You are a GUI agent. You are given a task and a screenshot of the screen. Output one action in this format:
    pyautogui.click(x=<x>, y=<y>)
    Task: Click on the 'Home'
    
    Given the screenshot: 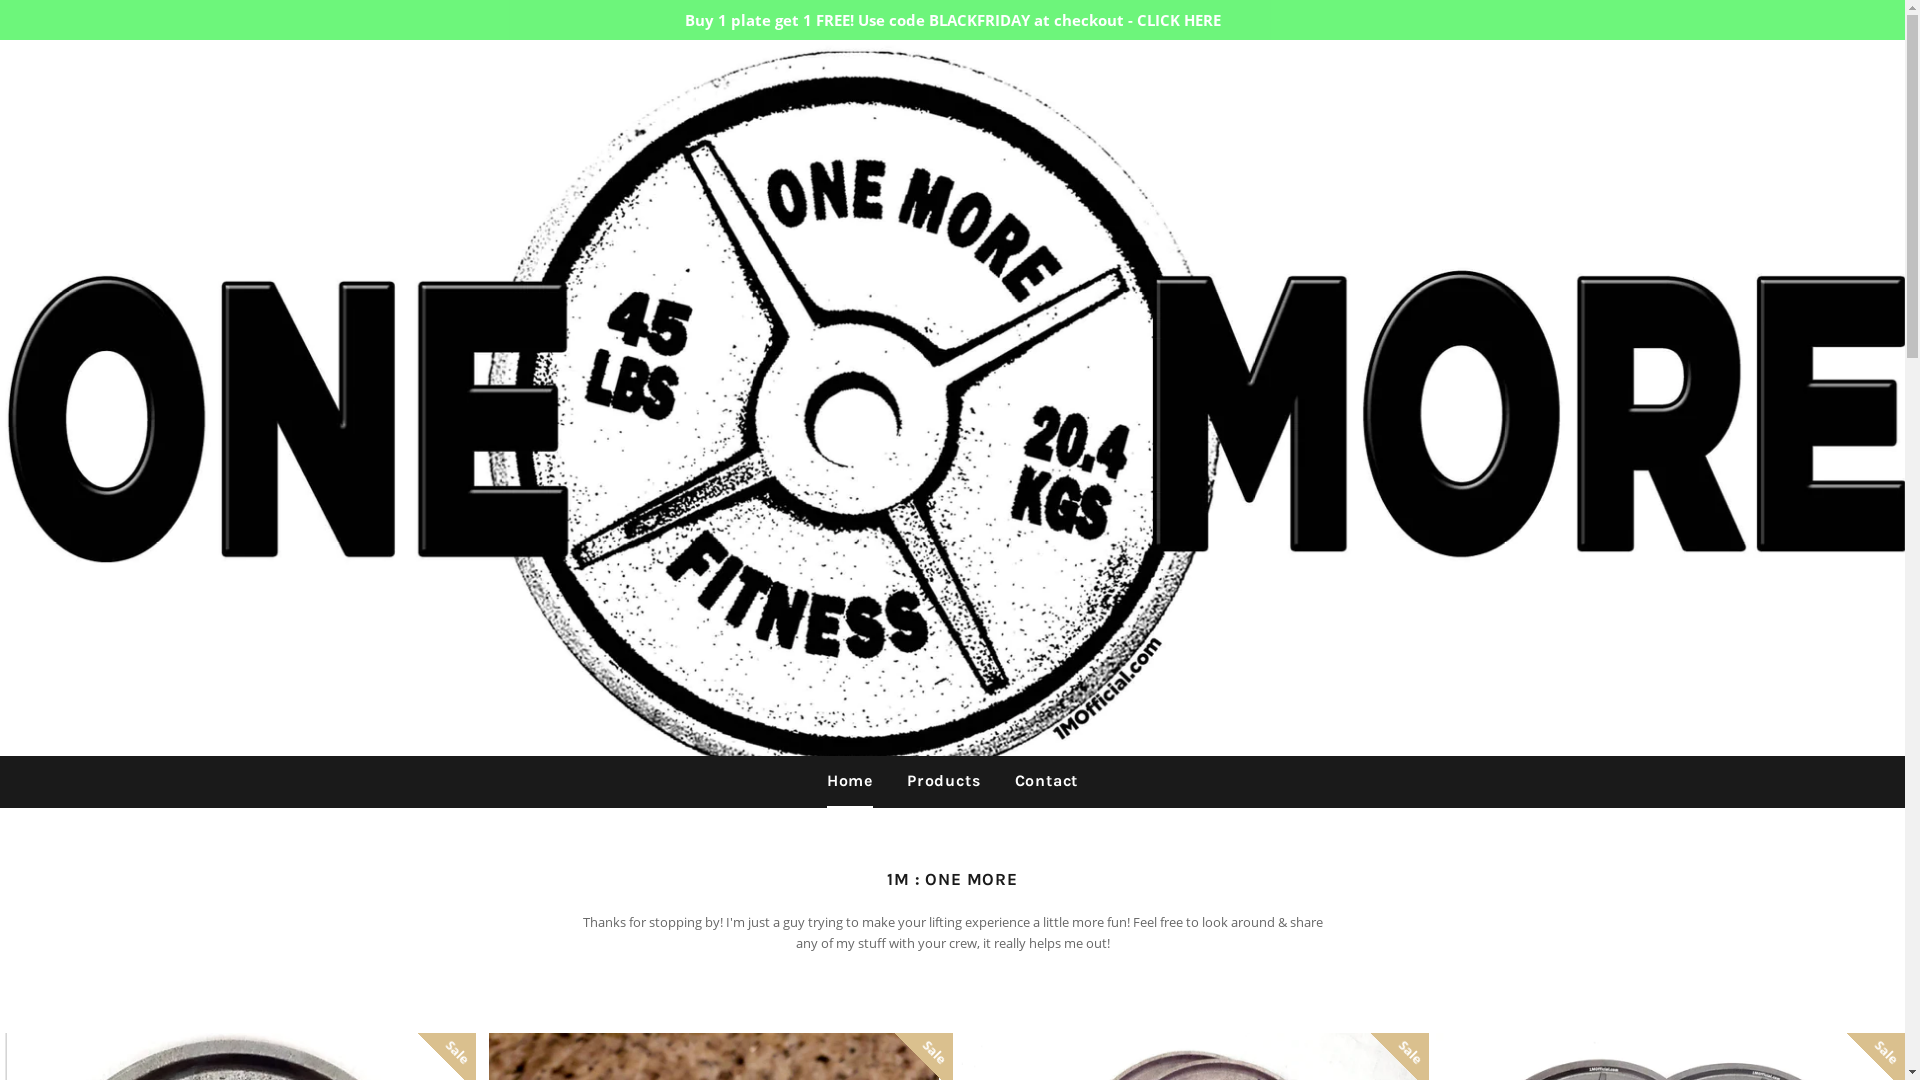 What is the action you would take?
    pyautogui.click(x=849, y=779)
    